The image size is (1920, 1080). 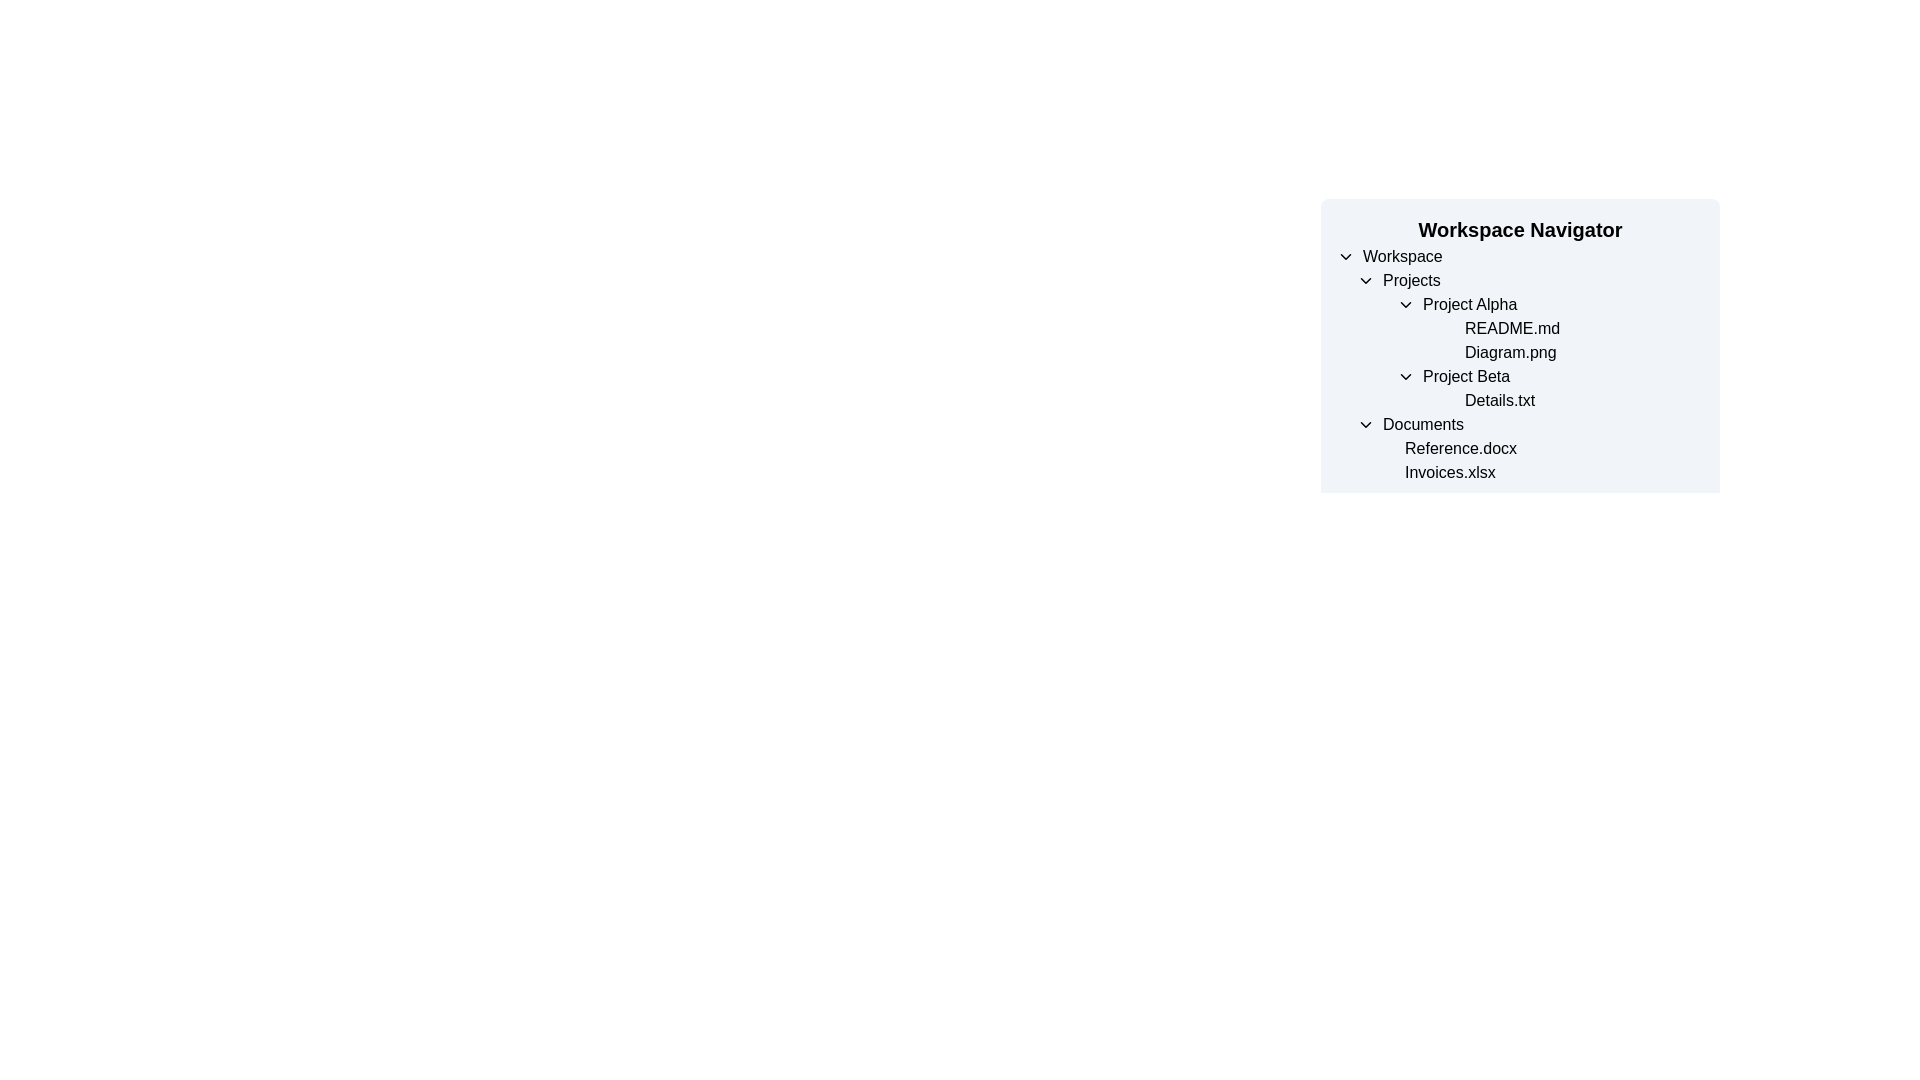 I want to click on the text label displaying 'Diagram.png' located in the third row of the 'Projects' category under 'Project Alpha' in the workspace navigation panel, so click(x=1549, y=352).